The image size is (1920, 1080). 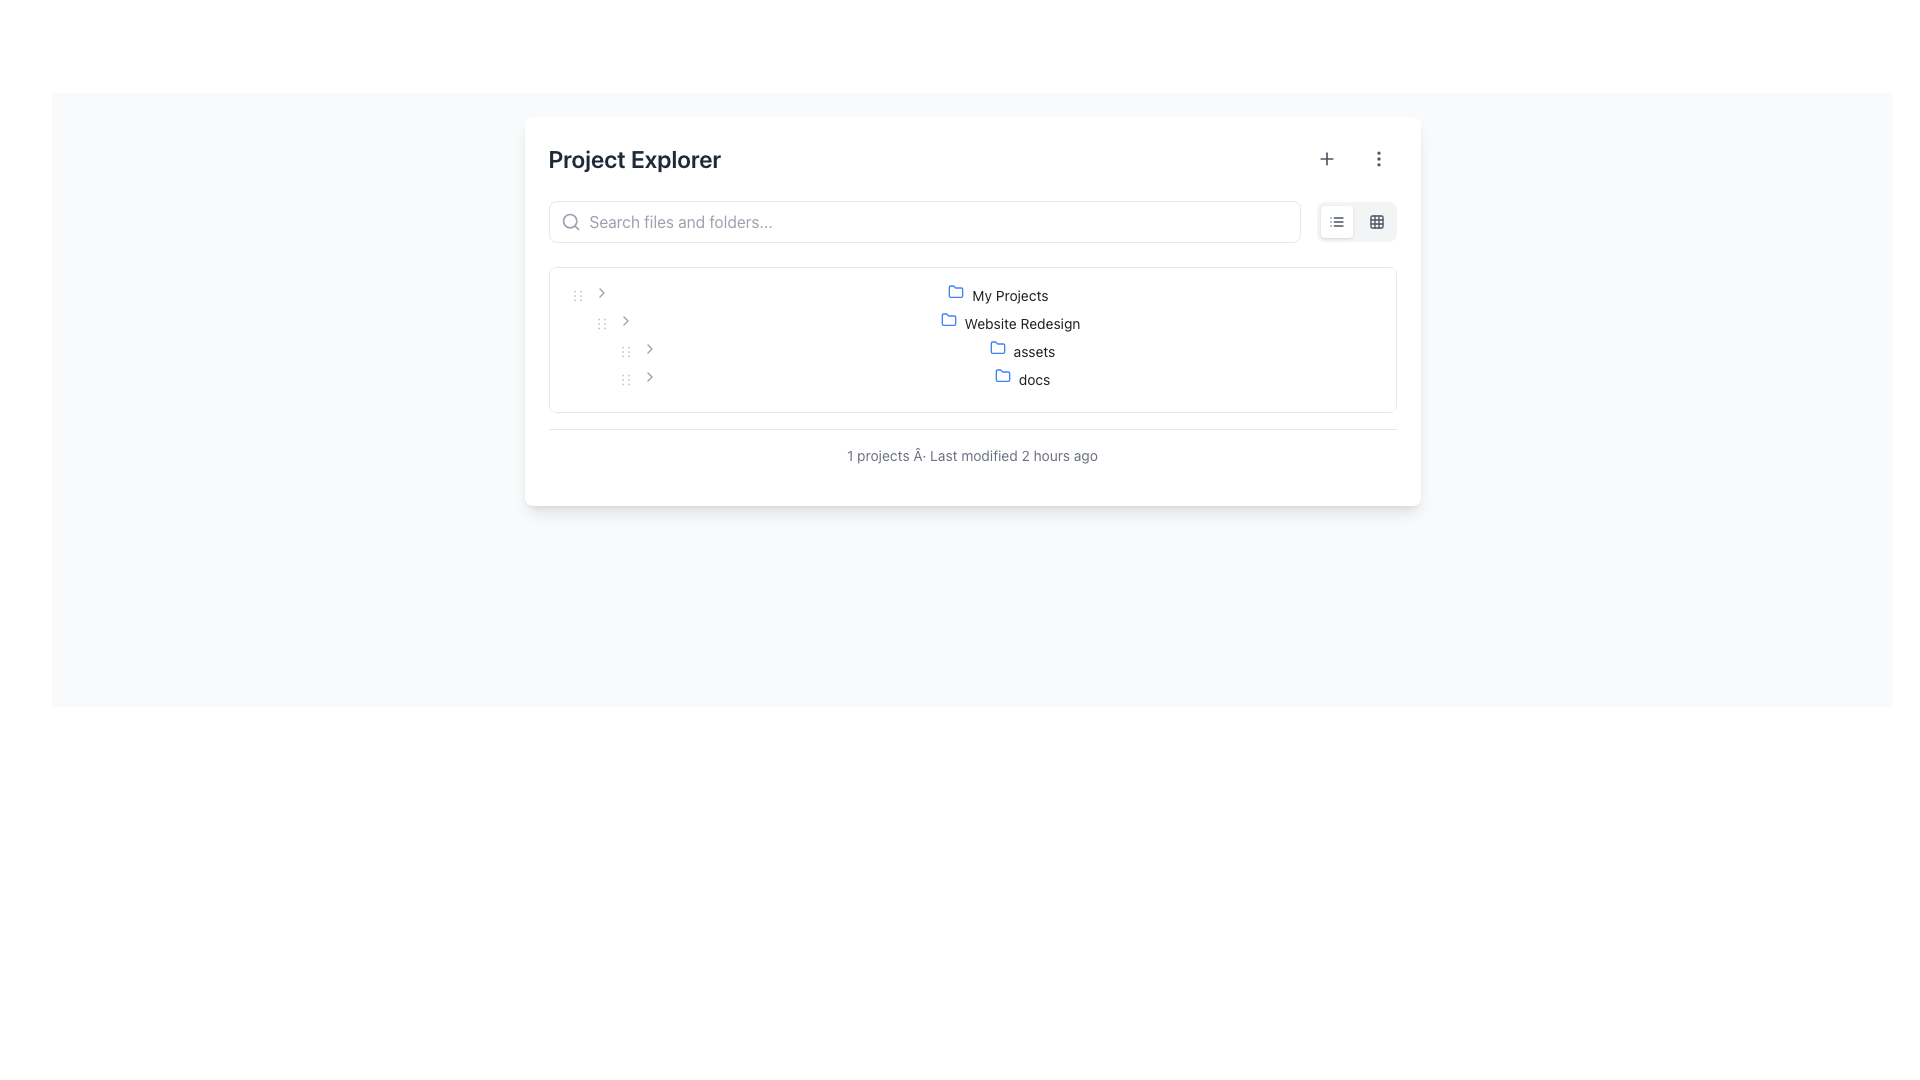 I want to click on the blue folder icon located to the left of the 'Website Redesign' text in the 'Project Explorer' section, so click(x=951, y=323).